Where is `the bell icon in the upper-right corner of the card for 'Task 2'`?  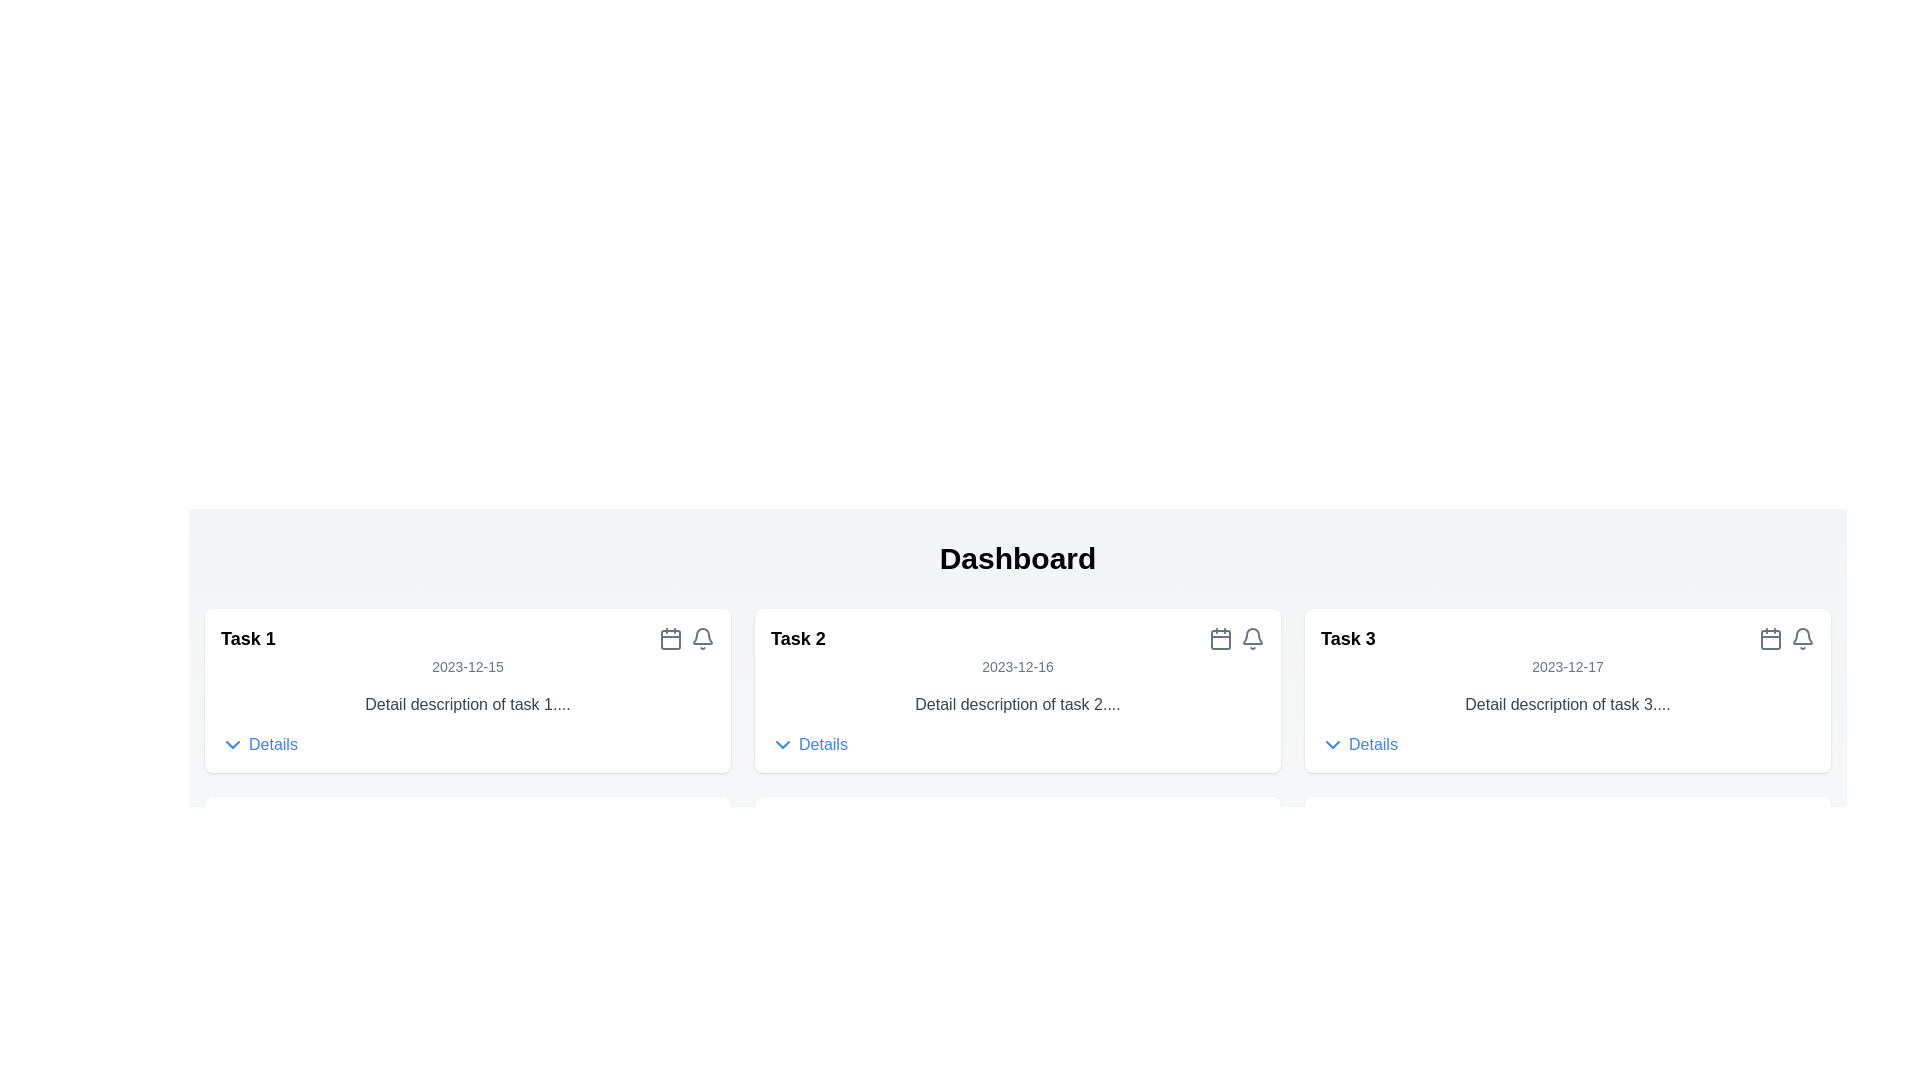 the bell icon in the upper-right corner of the card for 'Task 2' is located at coordinates (1236, 639).